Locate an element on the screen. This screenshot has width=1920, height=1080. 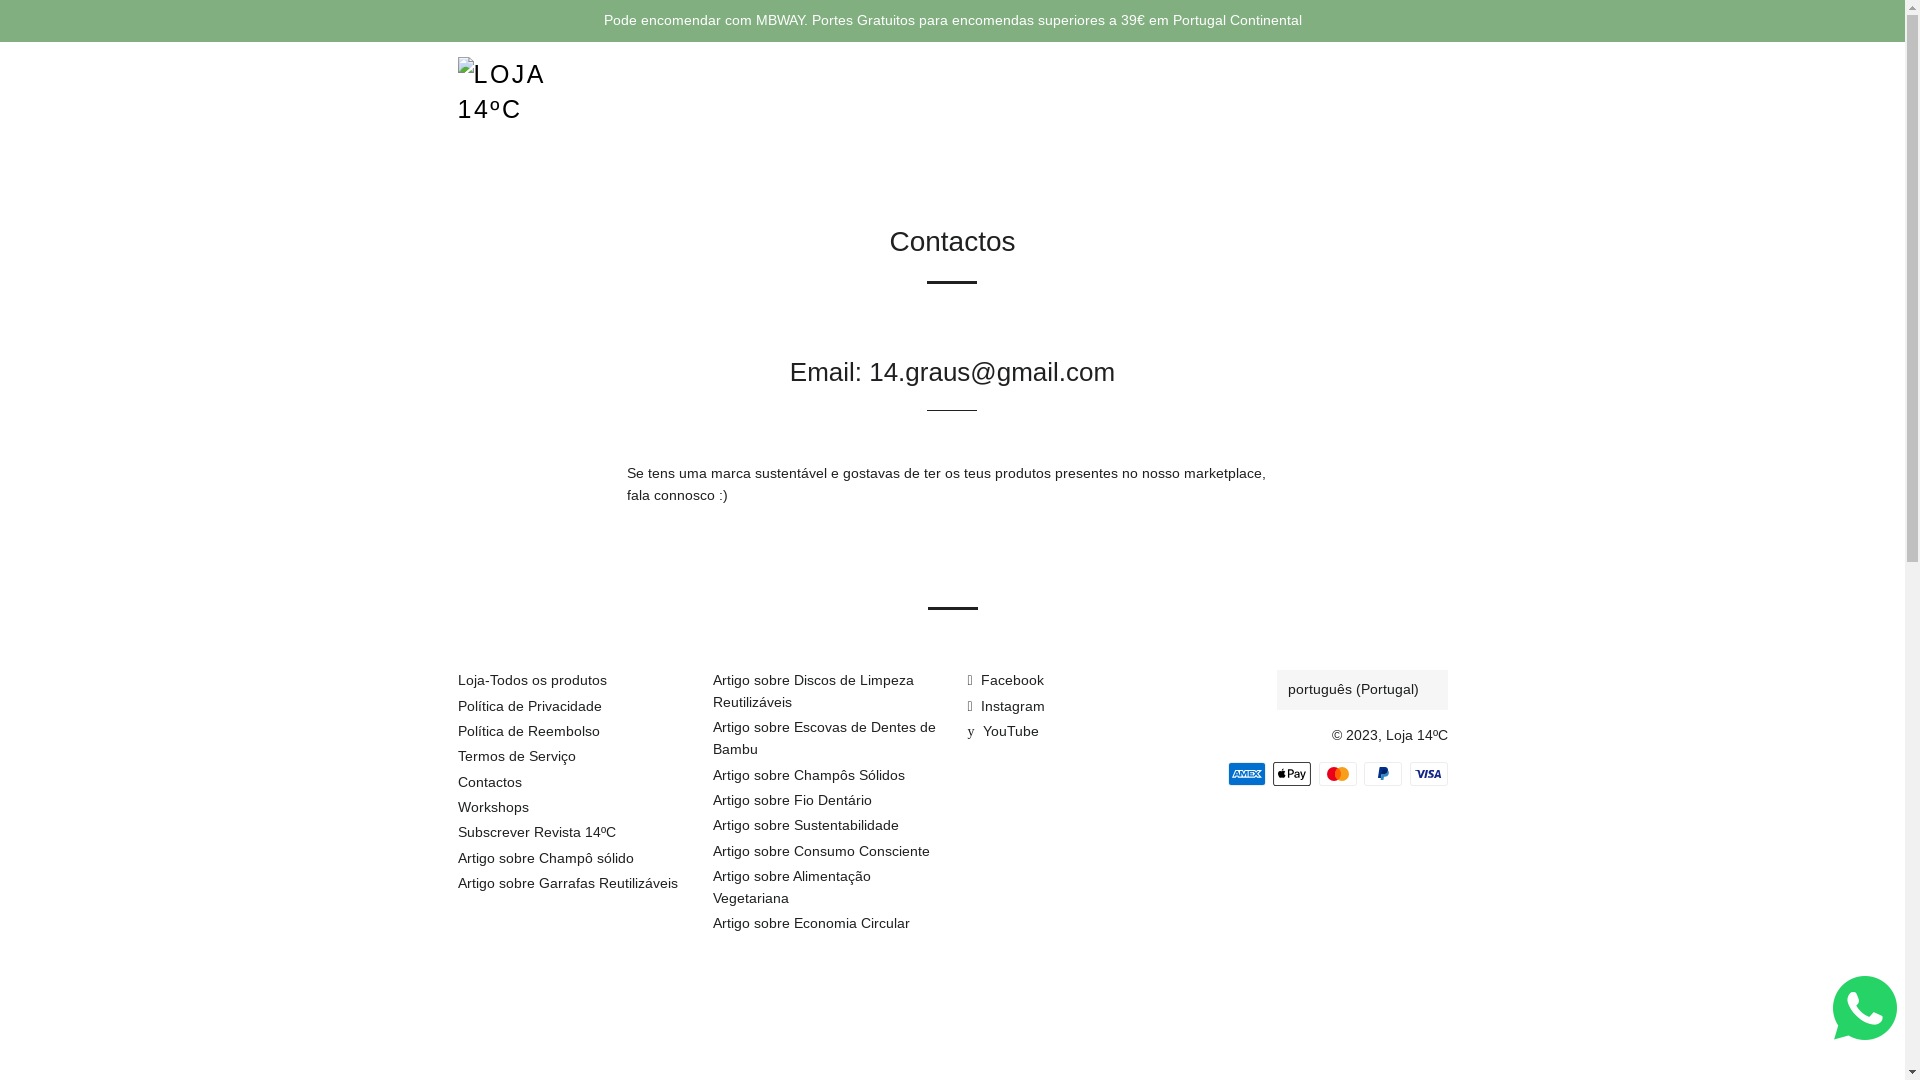
'Workshops' is located at coordinates (493, 805).